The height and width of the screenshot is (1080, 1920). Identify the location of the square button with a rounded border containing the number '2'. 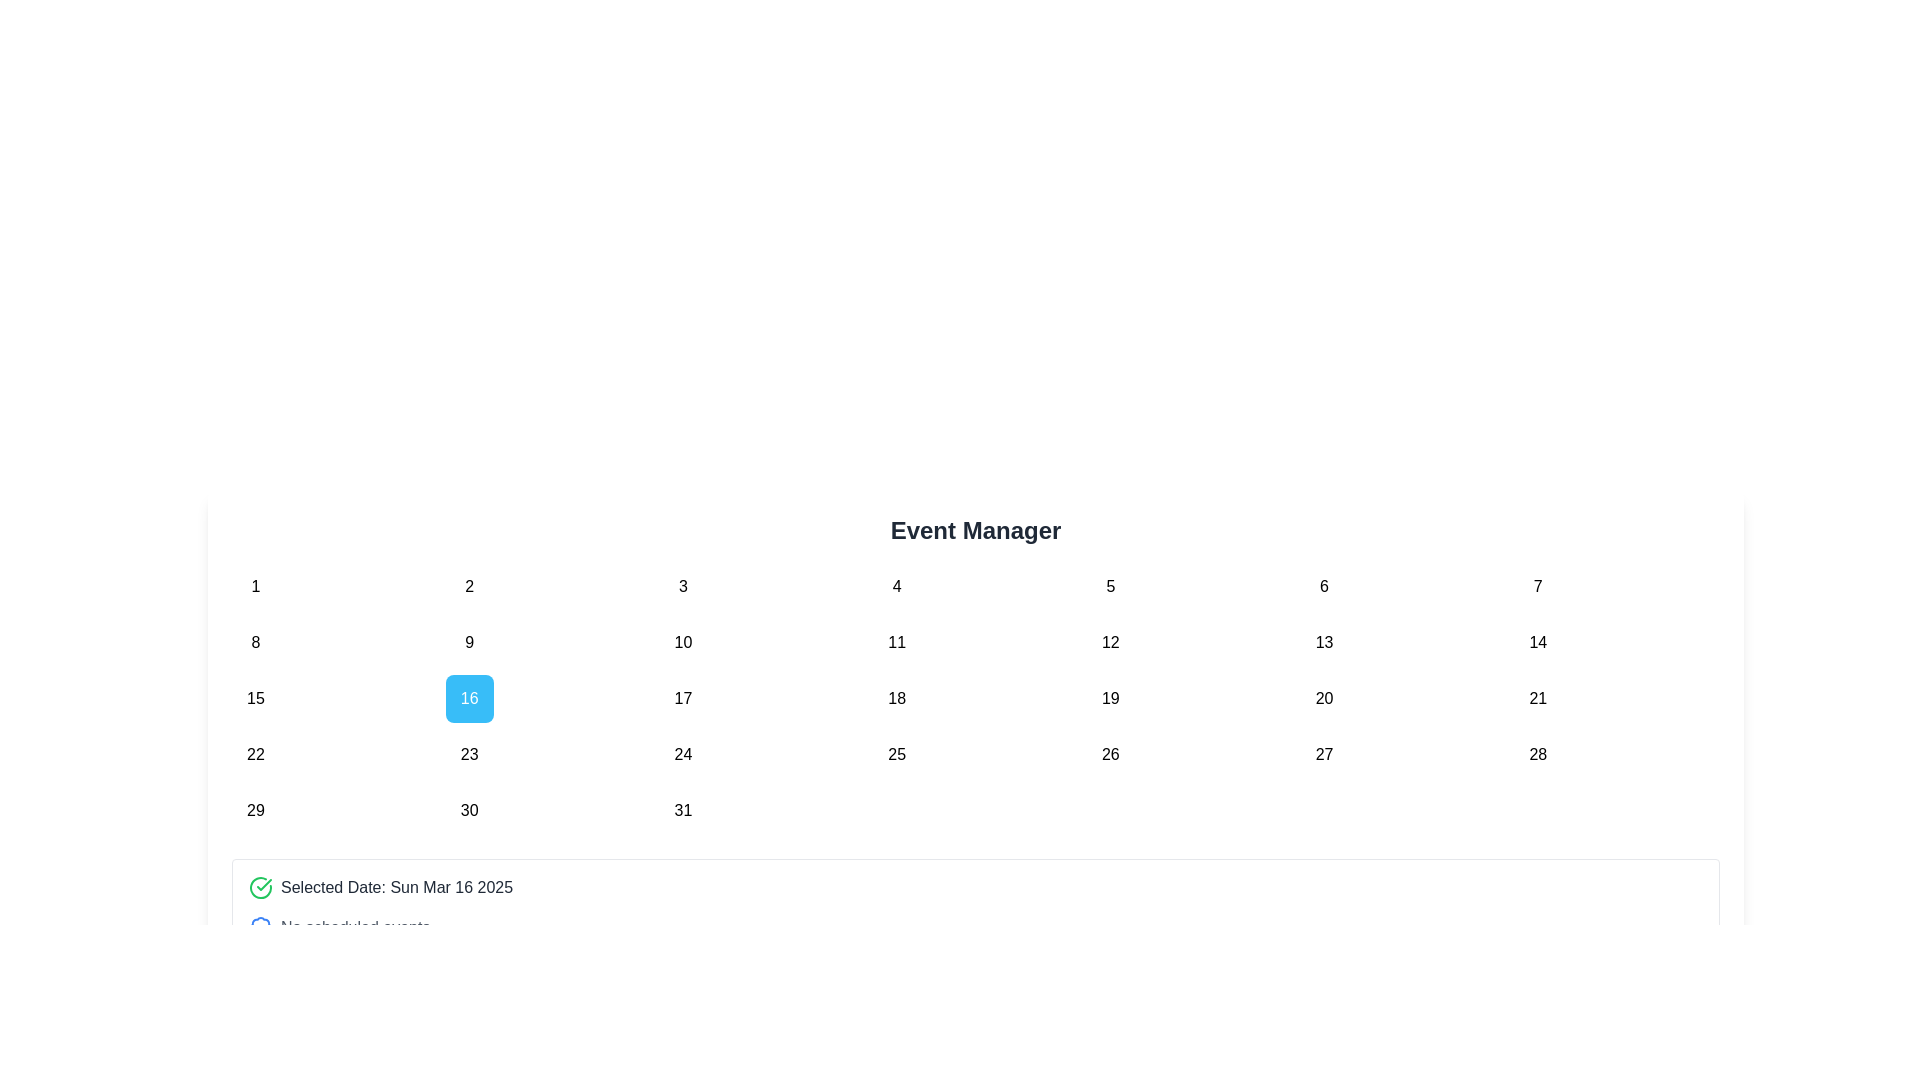
(468, 585).